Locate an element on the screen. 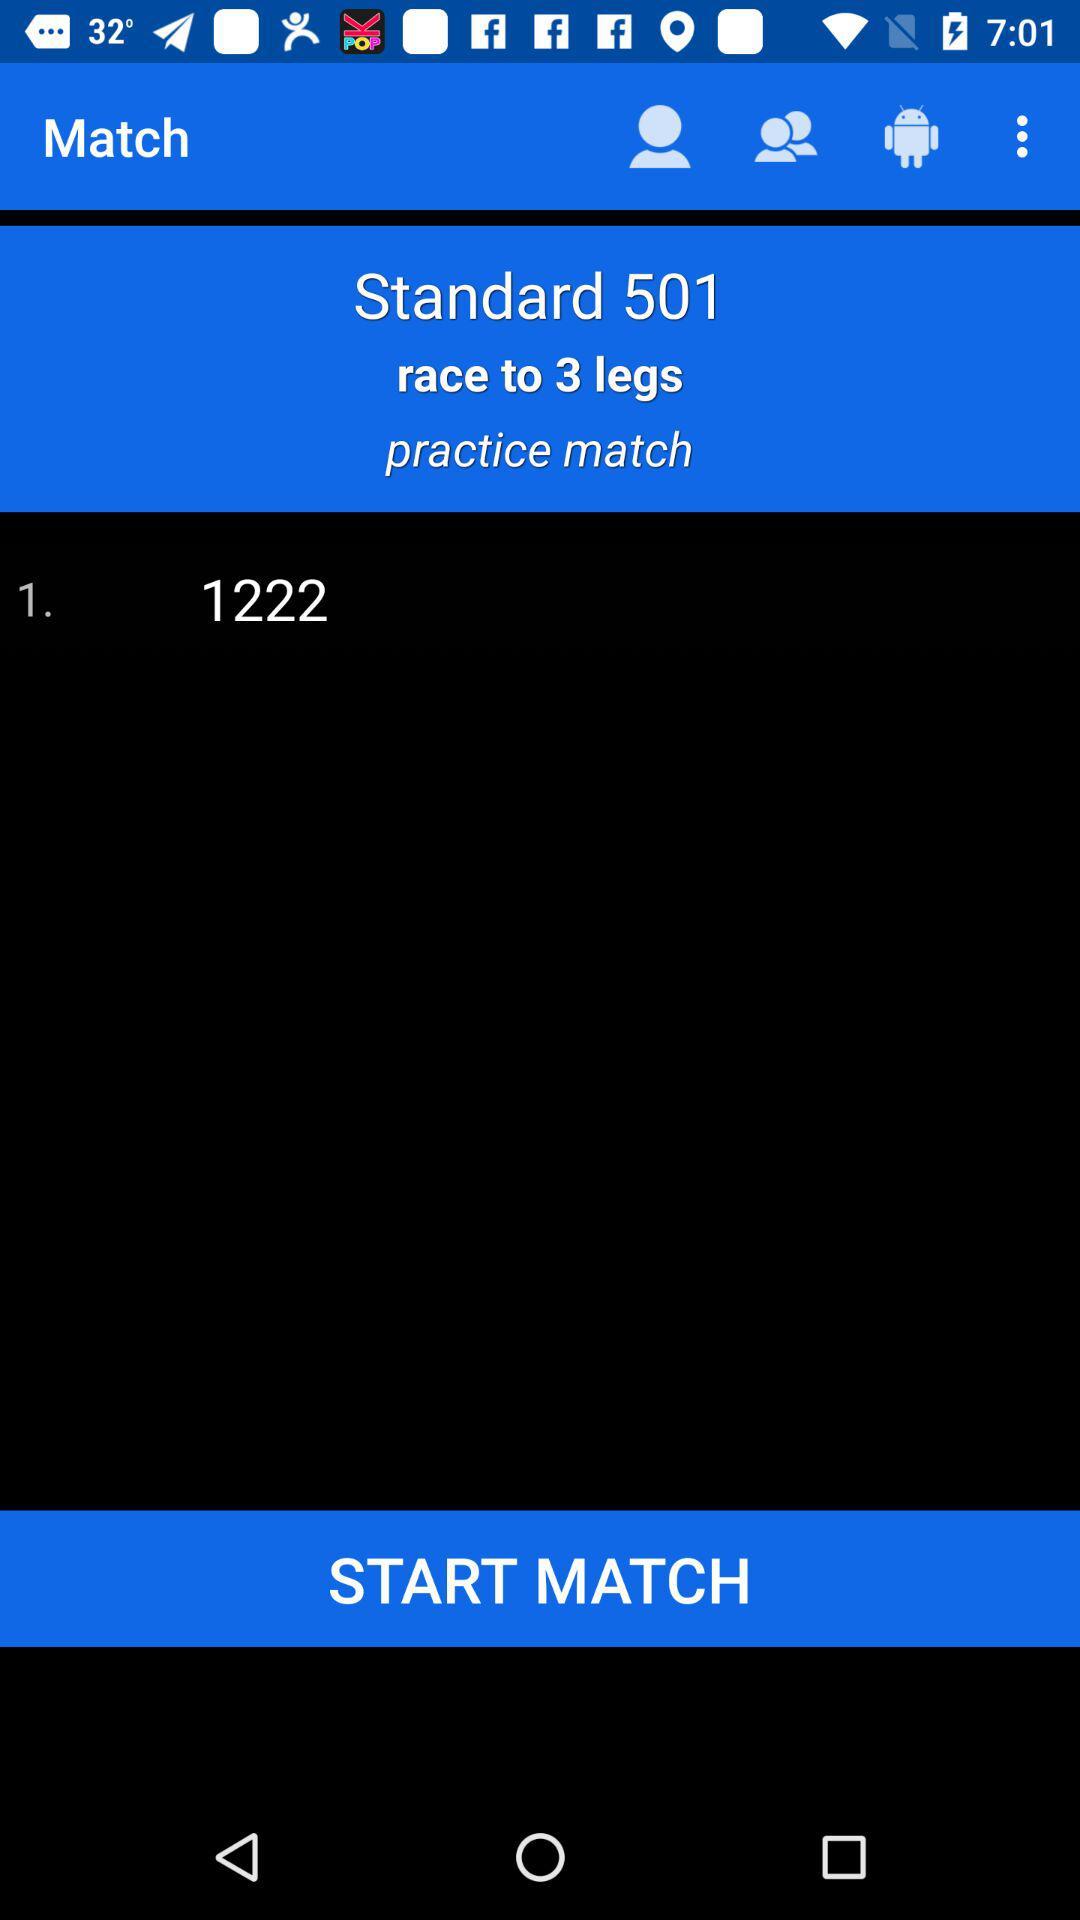  the app next to match item is located at coordinates (659, 135).